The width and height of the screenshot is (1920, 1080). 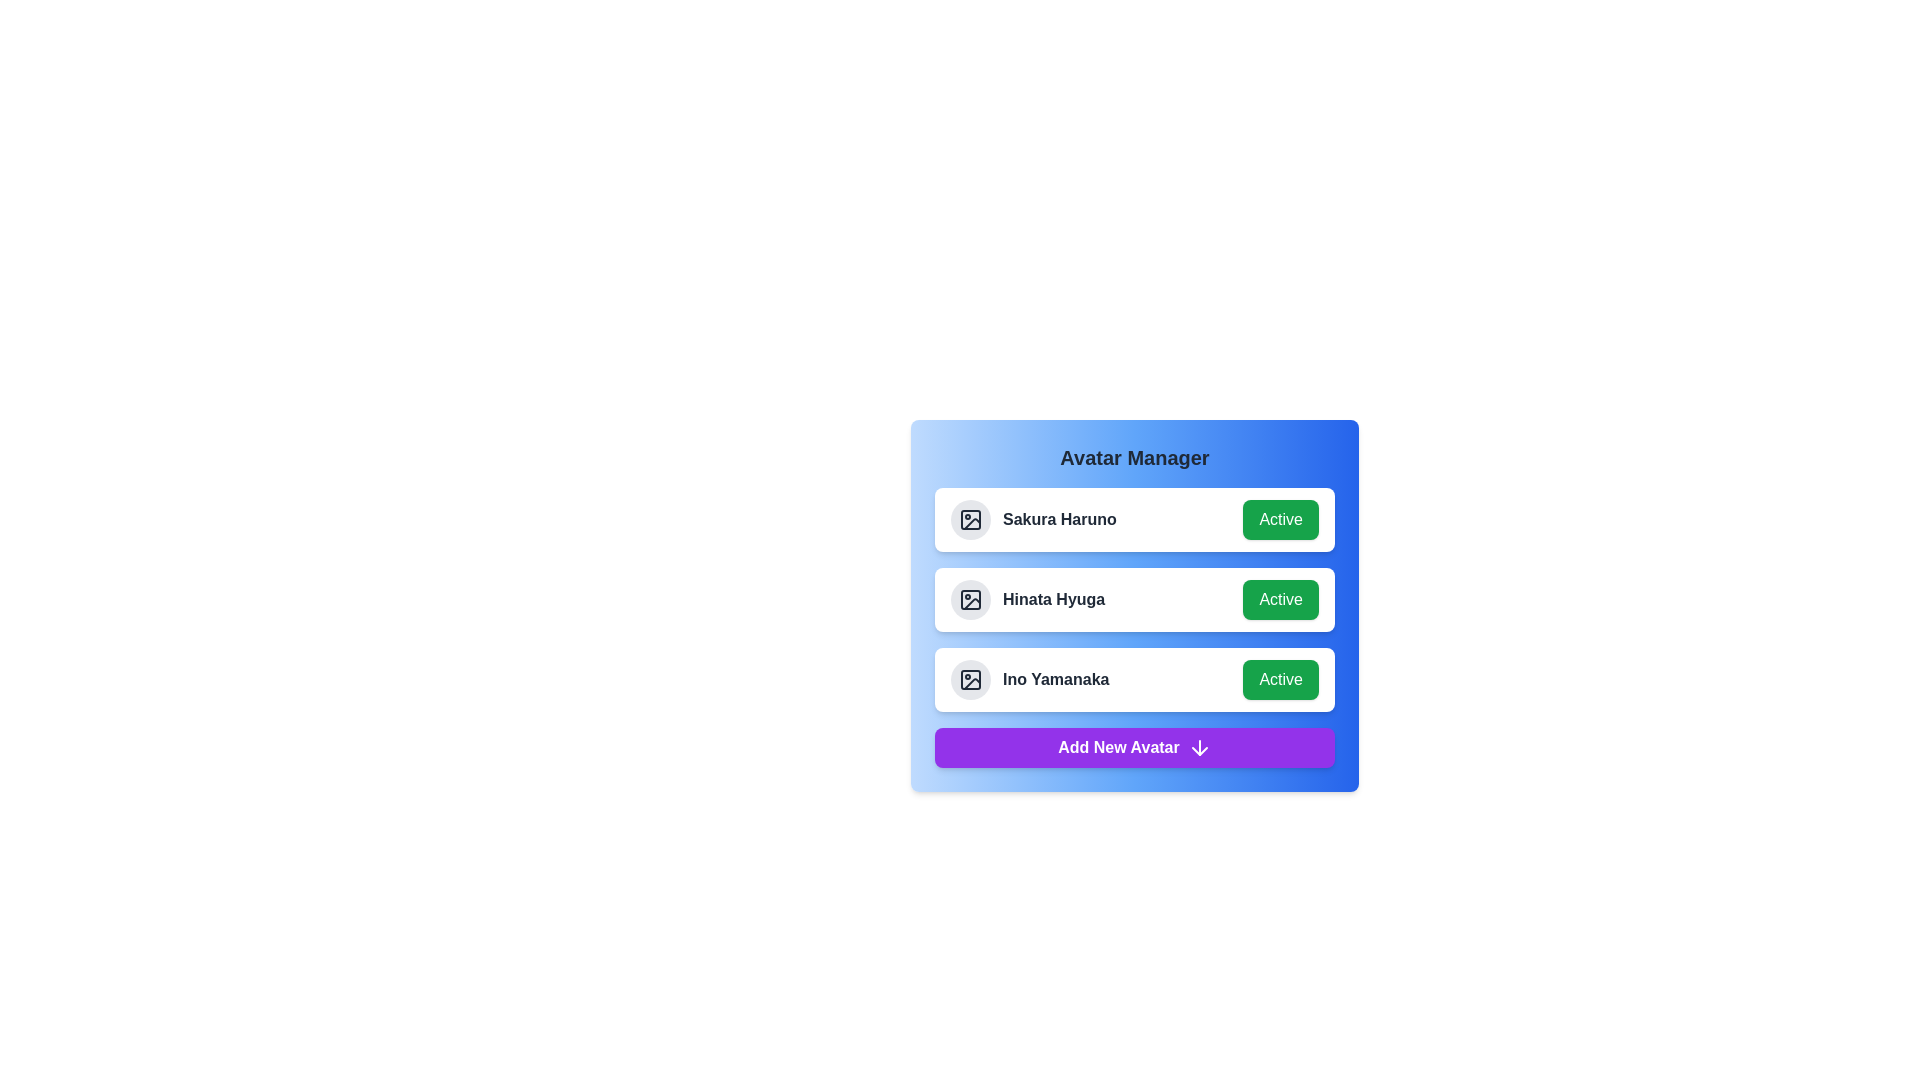 What do you see at coordinates (970, 678) in the screenshot?
I see `the grayish rectangular icon with rounded corners located in the 'Ino Yamanaka' section of the avatar management component` at bounding box center [970, 678].